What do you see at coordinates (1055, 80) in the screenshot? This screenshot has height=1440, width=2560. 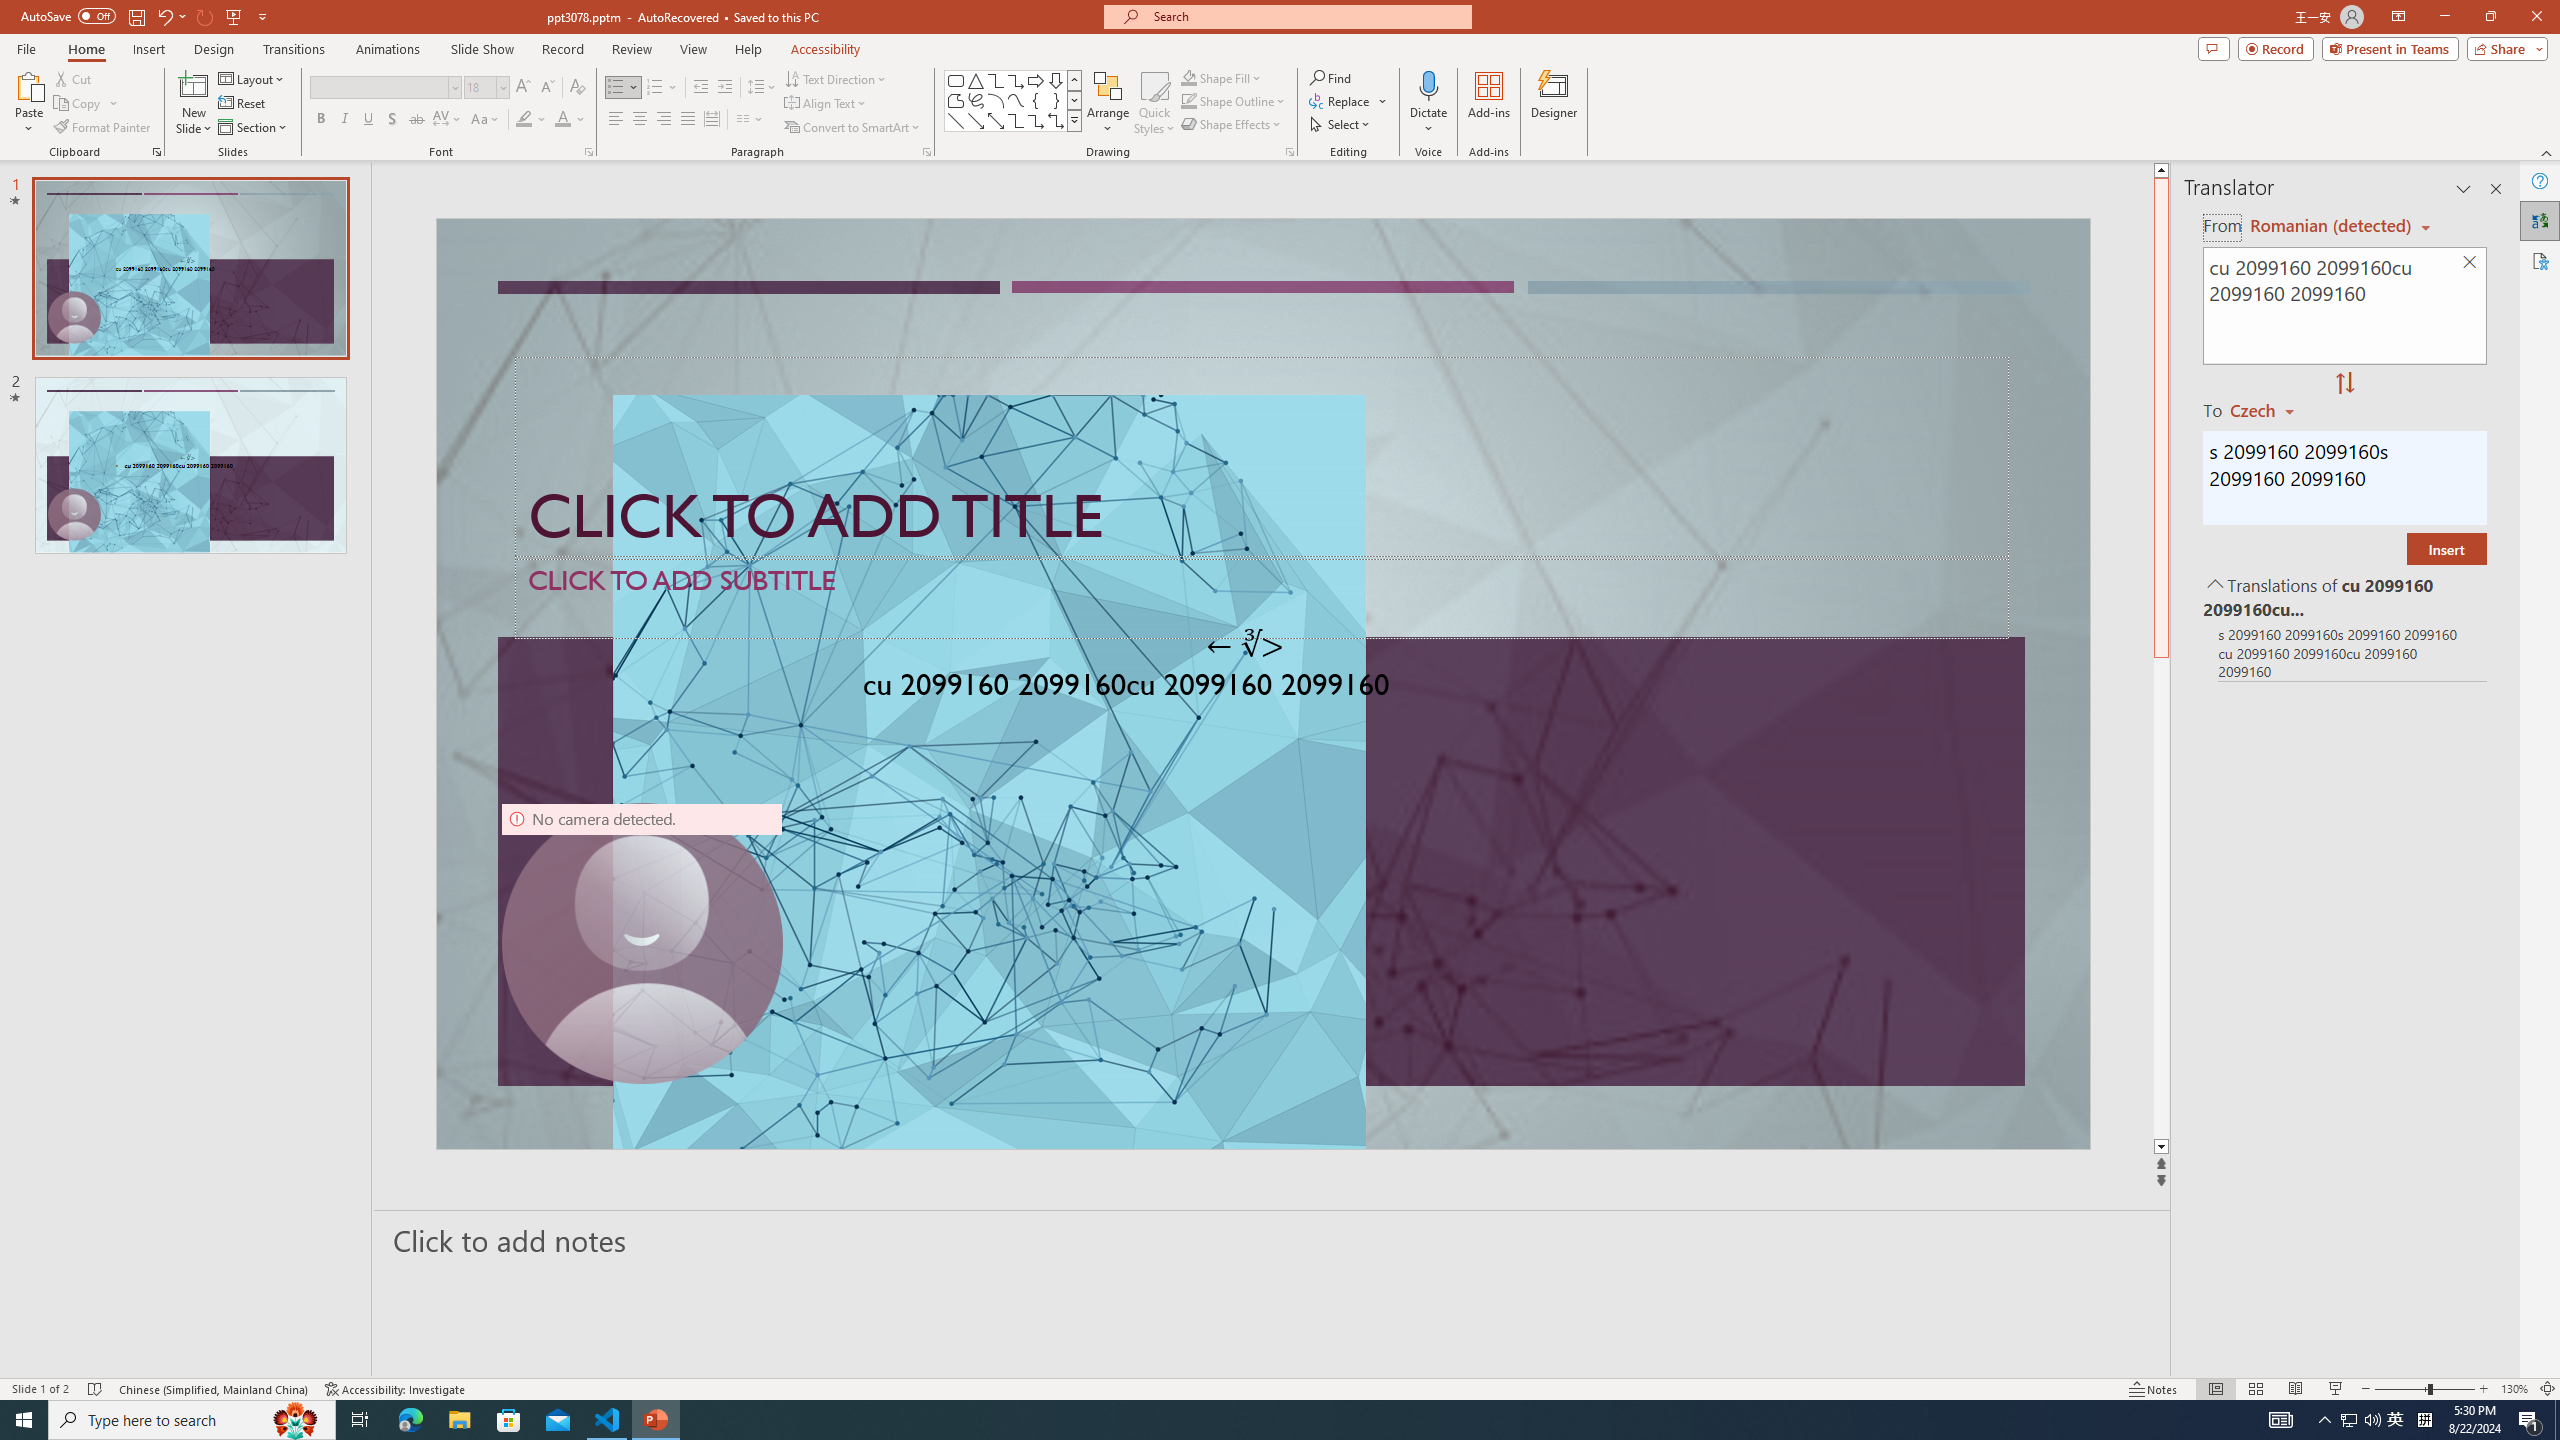 I see `'Arrow: Down'` at bounding box center [1055, 80].